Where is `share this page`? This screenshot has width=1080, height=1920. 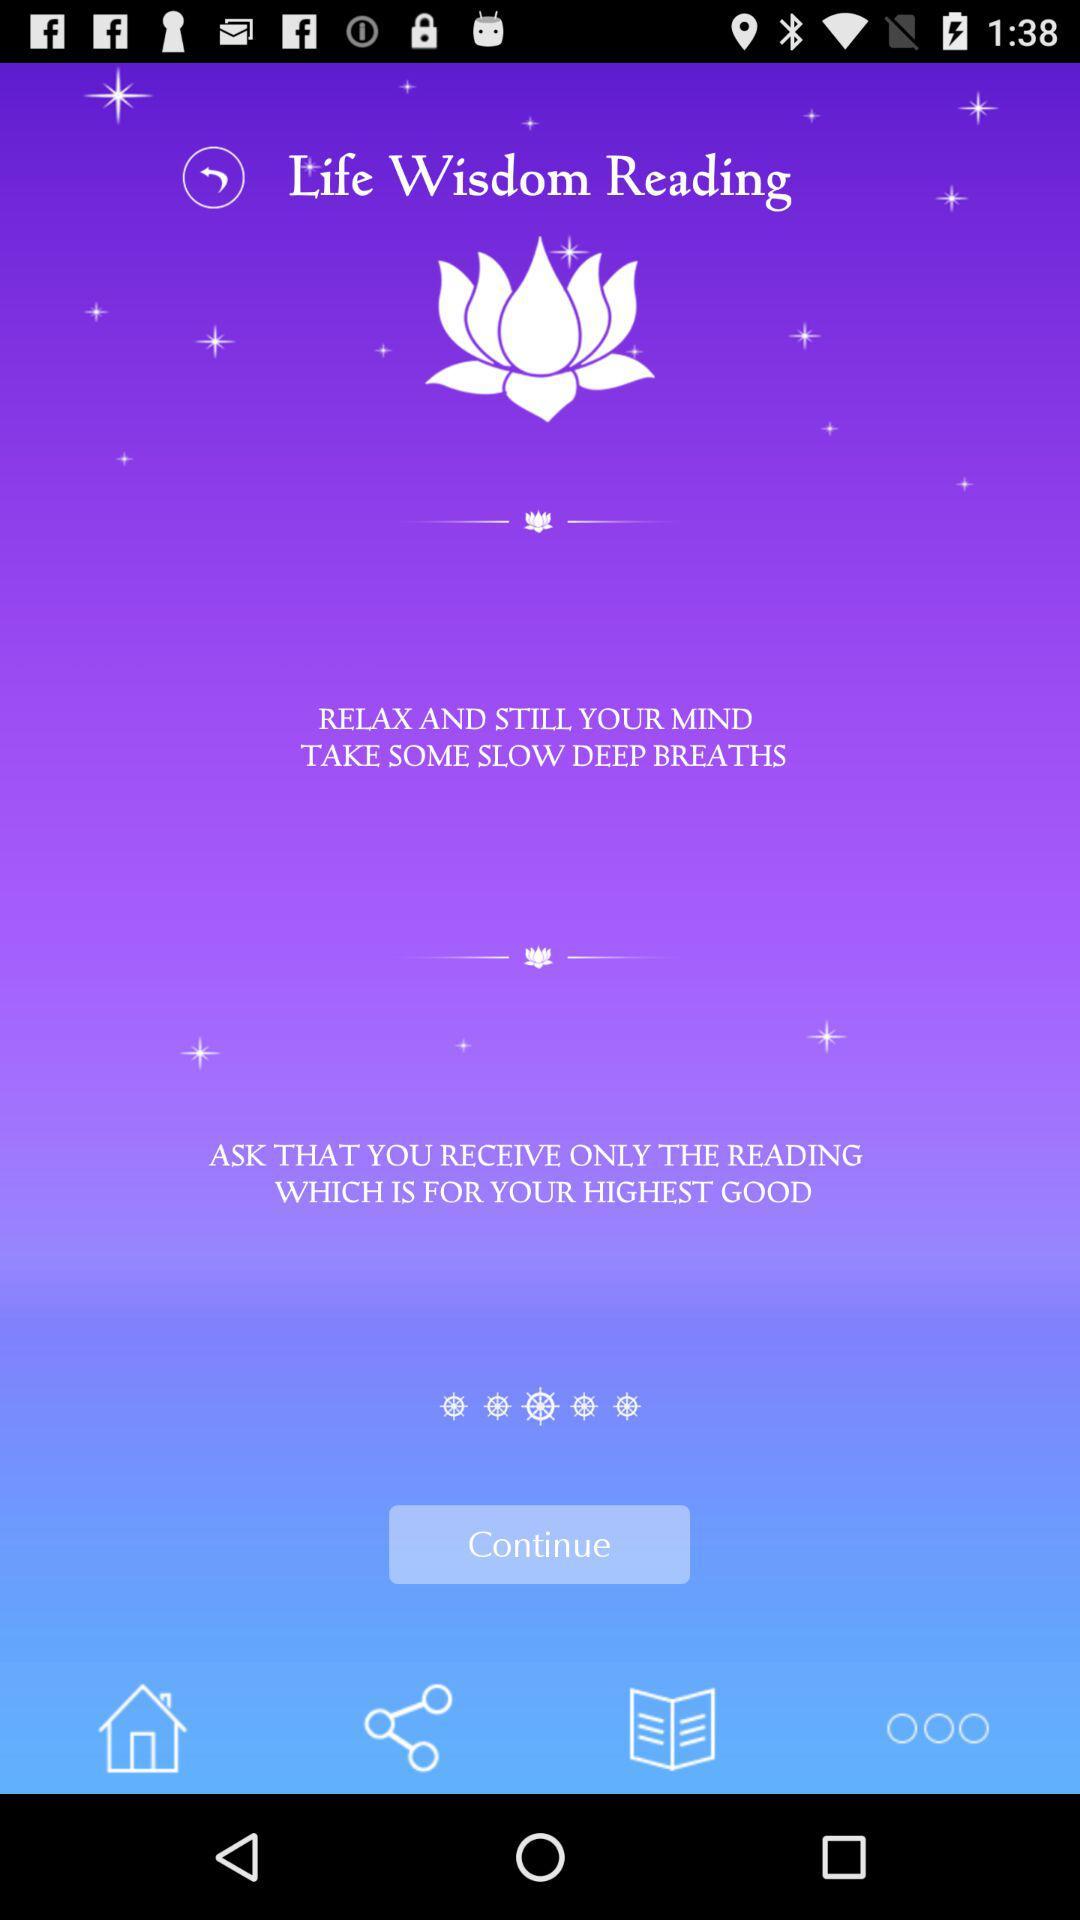
share this page is located at coordinates (406, 1727).